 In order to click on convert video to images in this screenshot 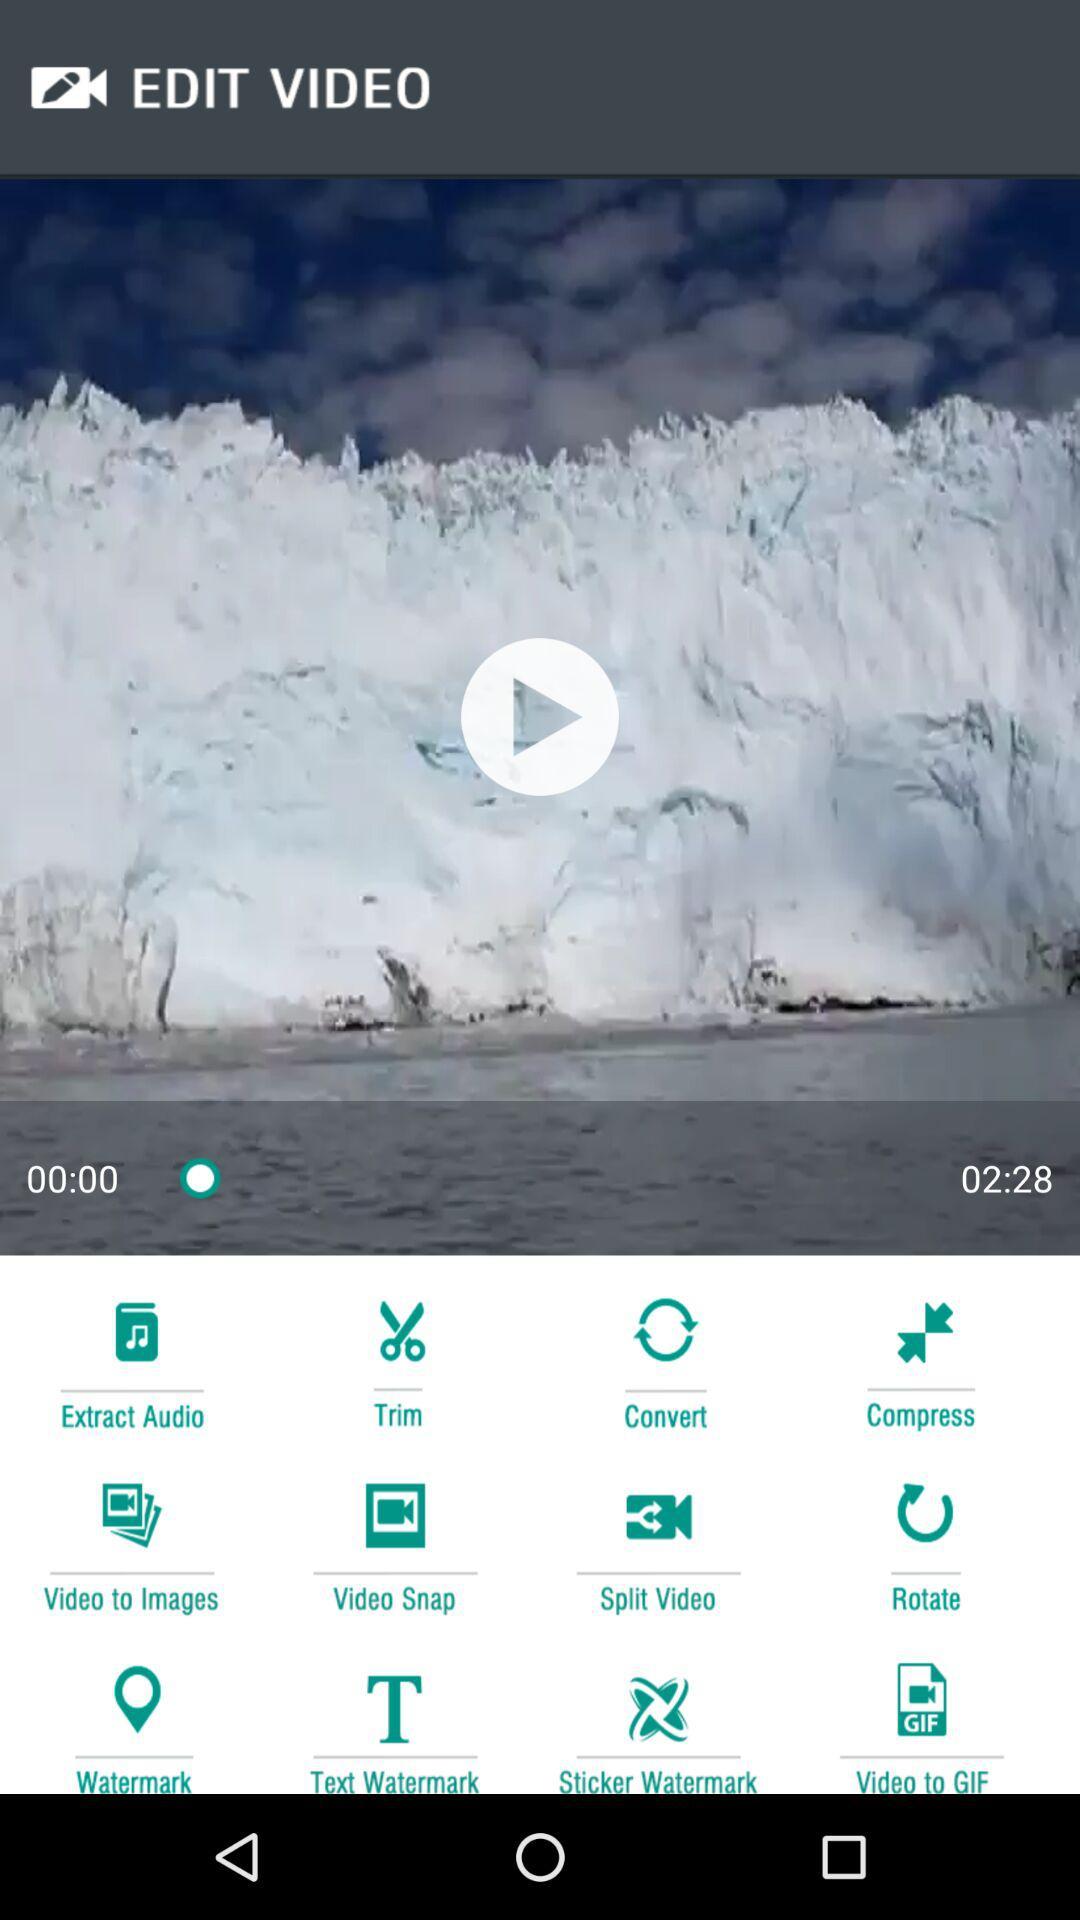, I will do `click(131, 1544)`.